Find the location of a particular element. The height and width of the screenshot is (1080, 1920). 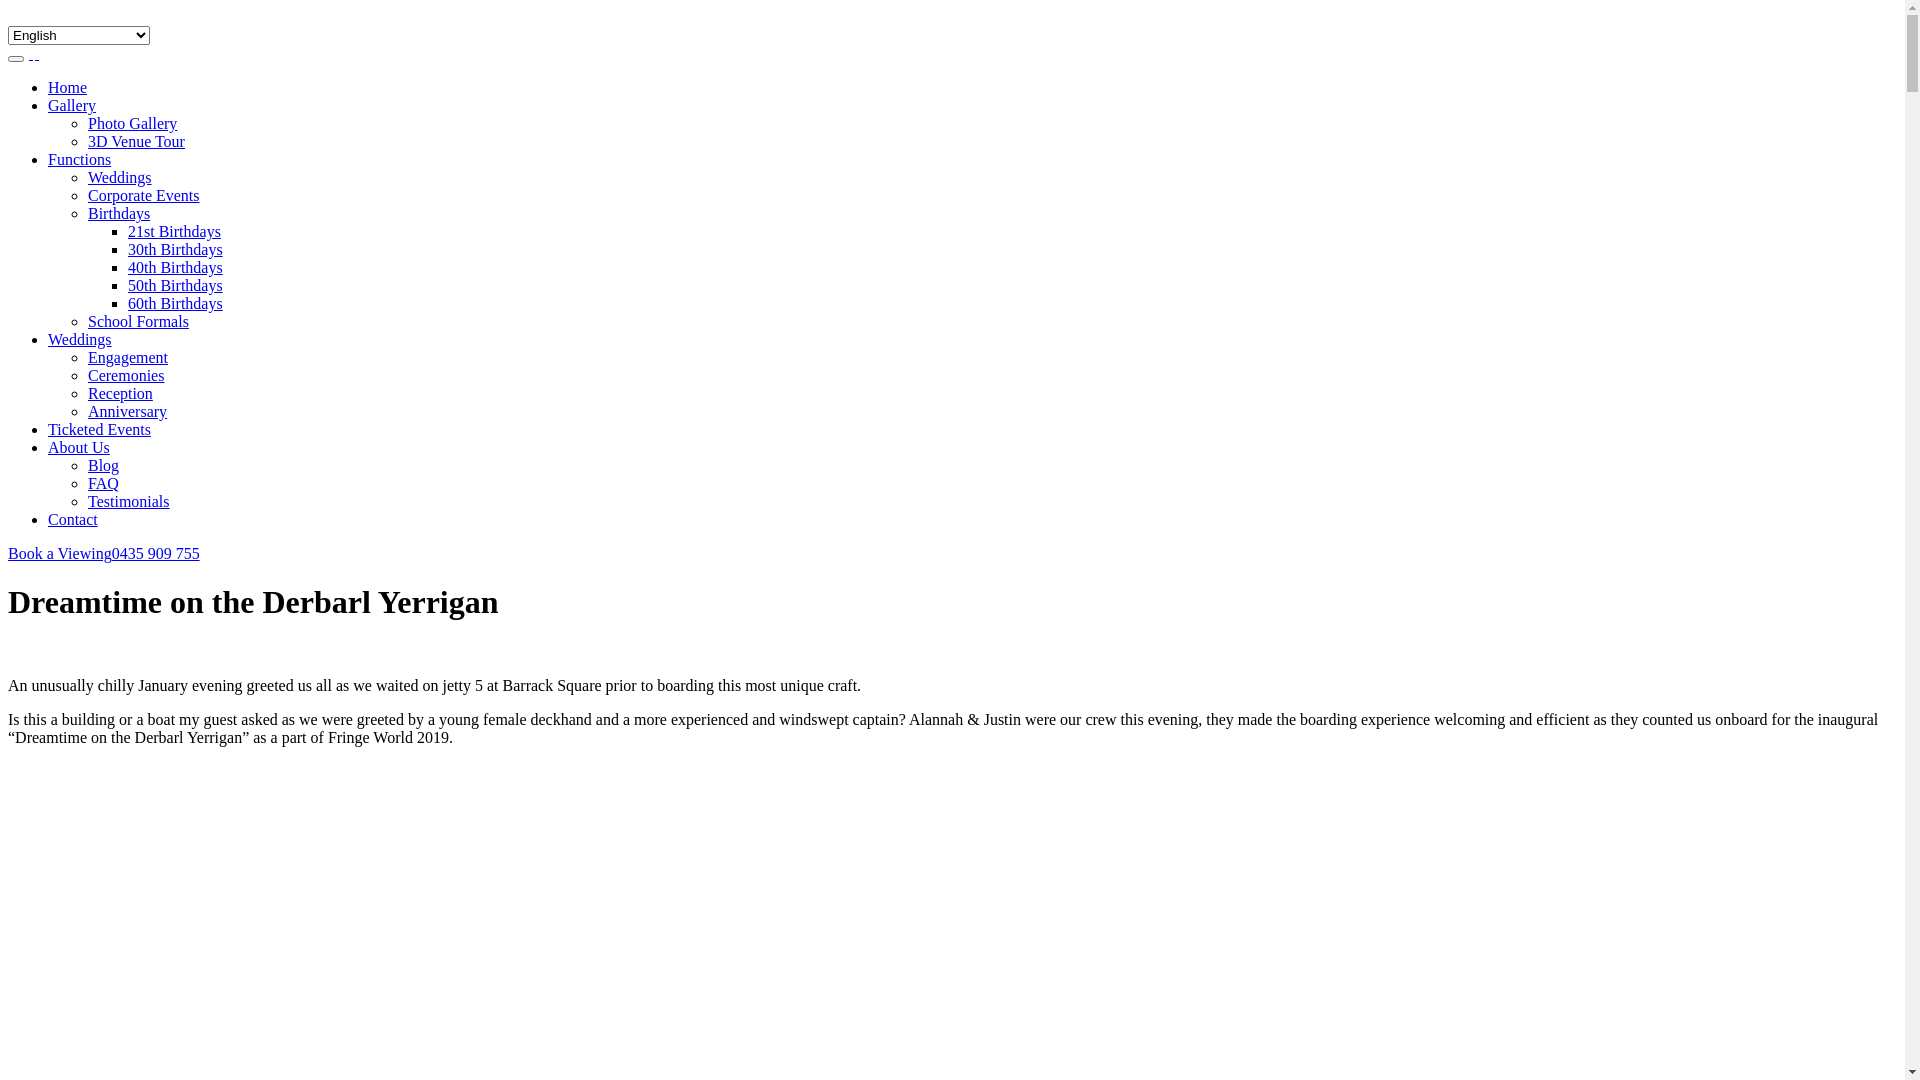

'Functions' is located at coordinates (79, 158).